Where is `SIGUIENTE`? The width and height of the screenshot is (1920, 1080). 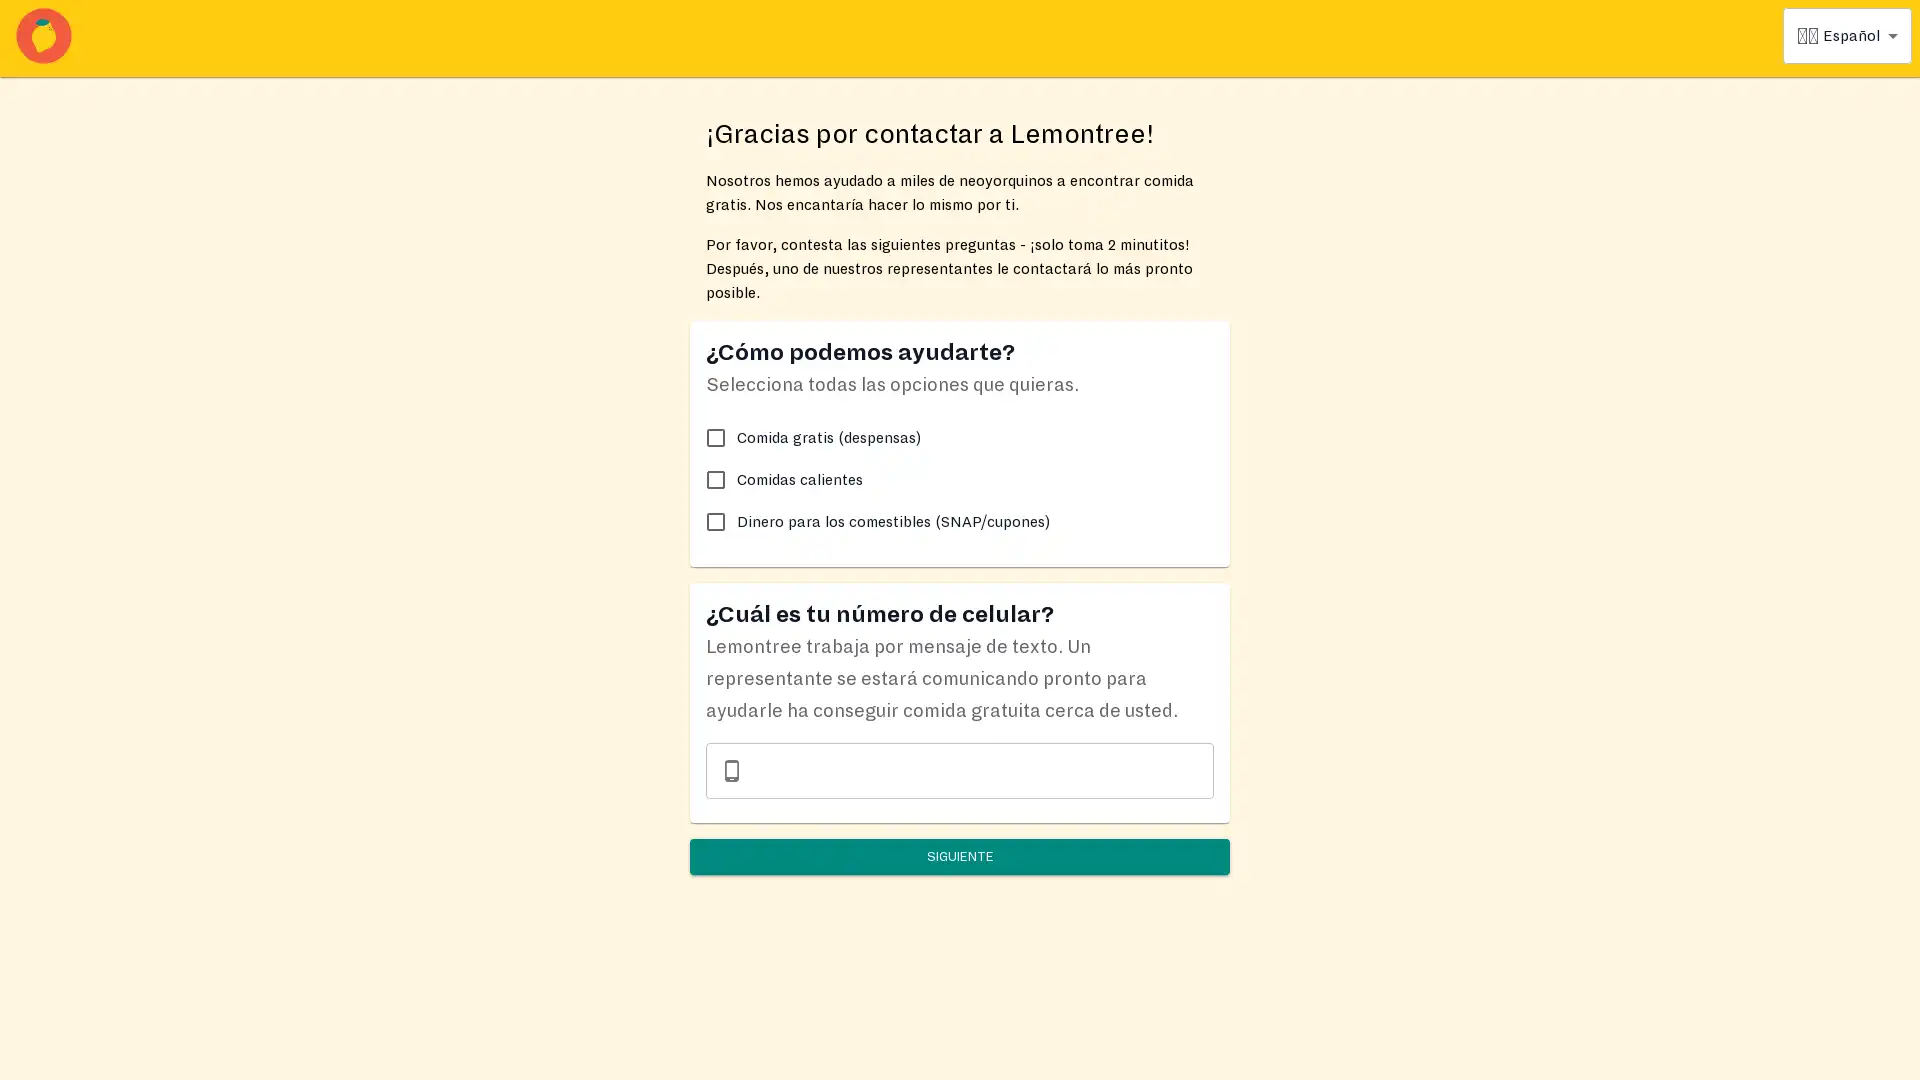 SIGUIENTE is located at coordinates (960, 855).